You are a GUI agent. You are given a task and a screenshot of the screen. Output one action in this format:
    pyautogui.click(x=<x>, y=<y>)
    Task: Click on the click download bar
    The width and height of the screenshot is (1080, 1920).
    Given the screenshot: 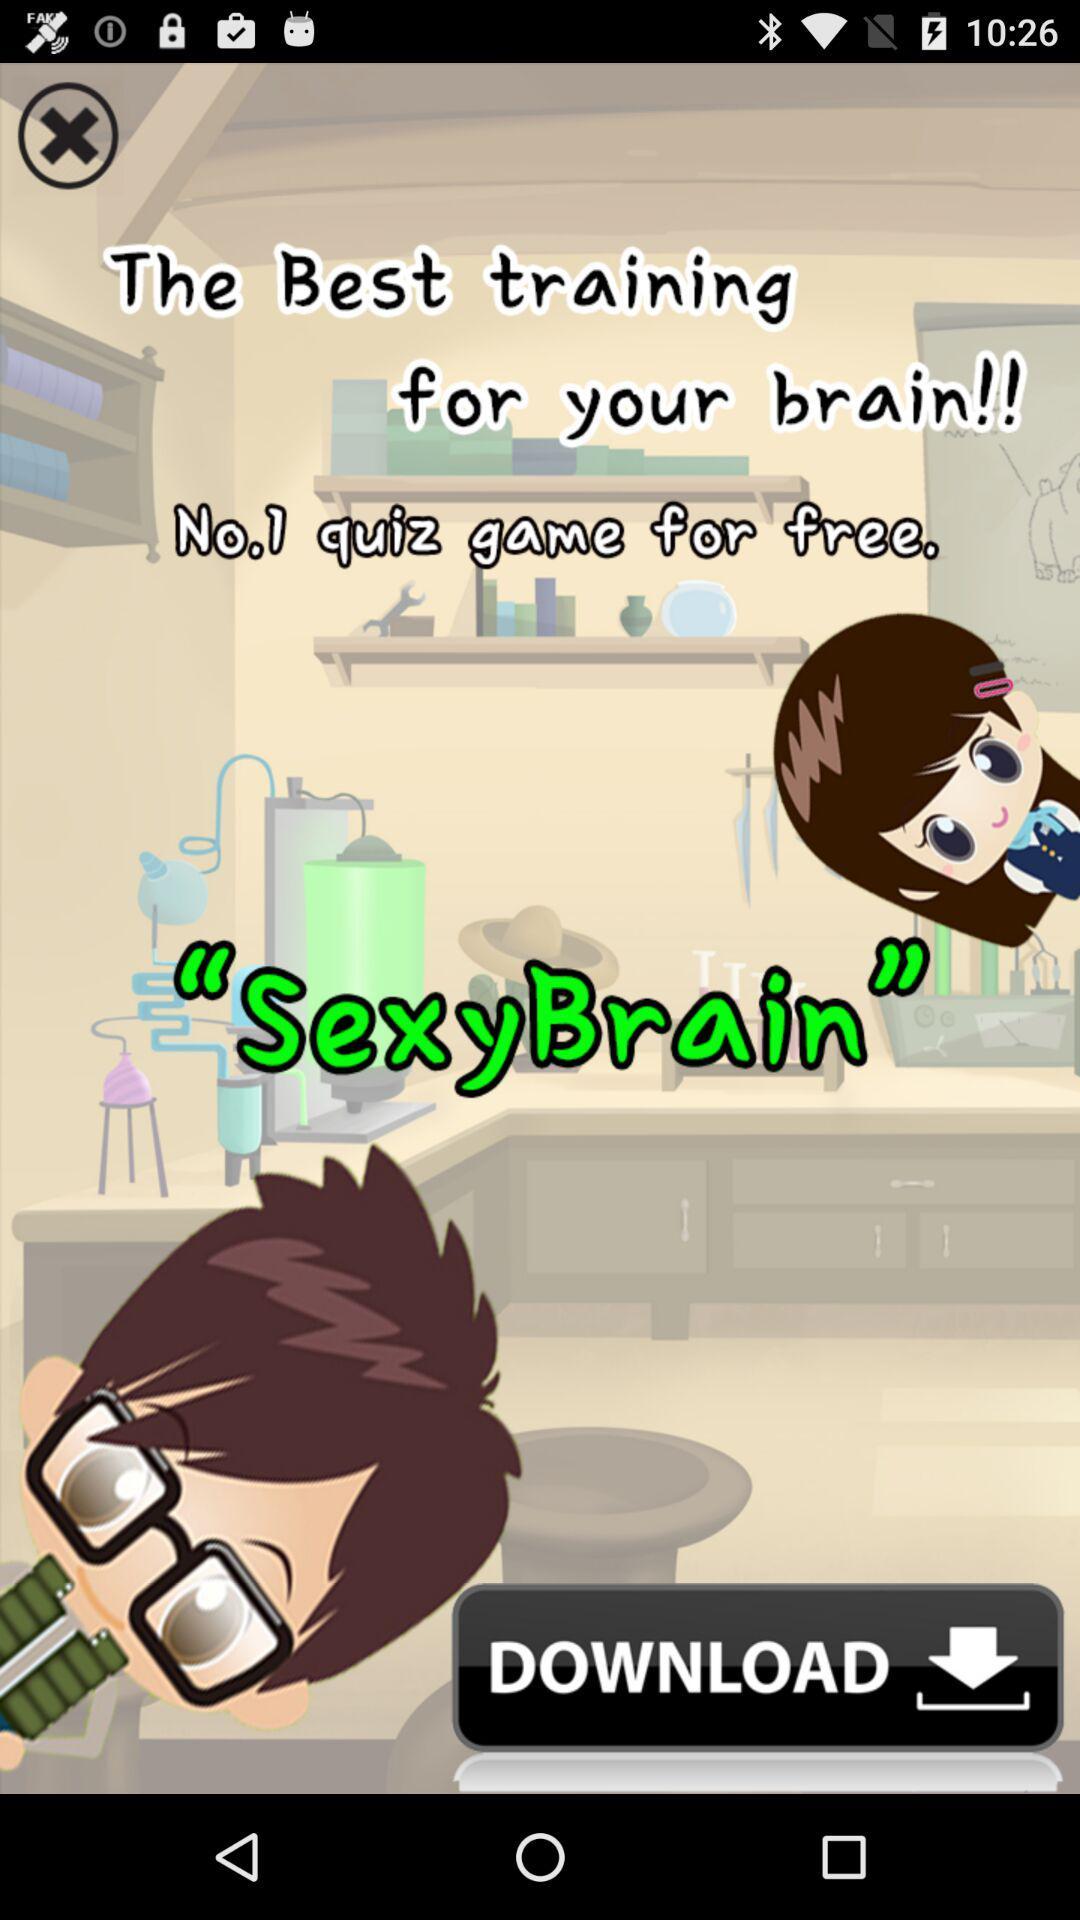 What is the action you would take?
    pyautogui.click(x=540, y=1687)
    